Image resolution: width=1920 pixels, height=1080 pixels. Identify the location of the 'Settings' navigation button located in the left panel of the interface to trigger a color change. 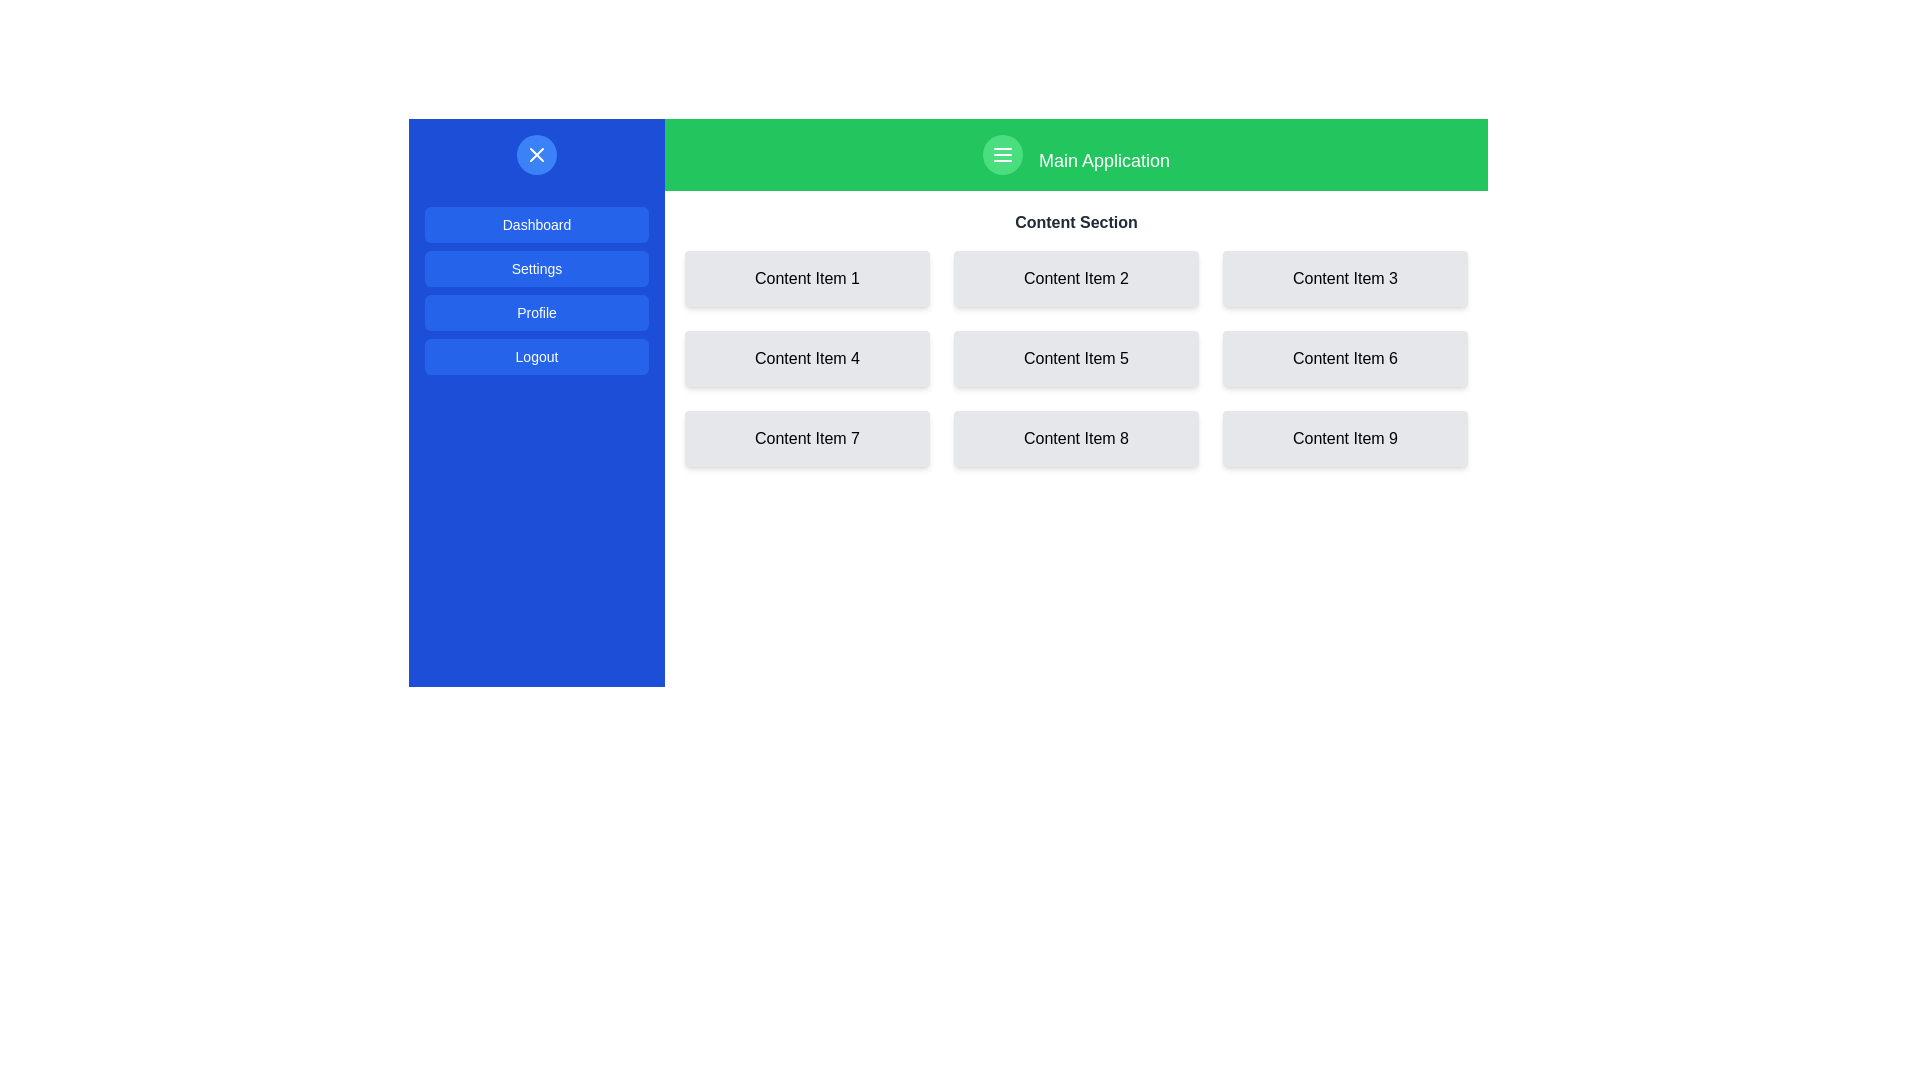
(537, 268).